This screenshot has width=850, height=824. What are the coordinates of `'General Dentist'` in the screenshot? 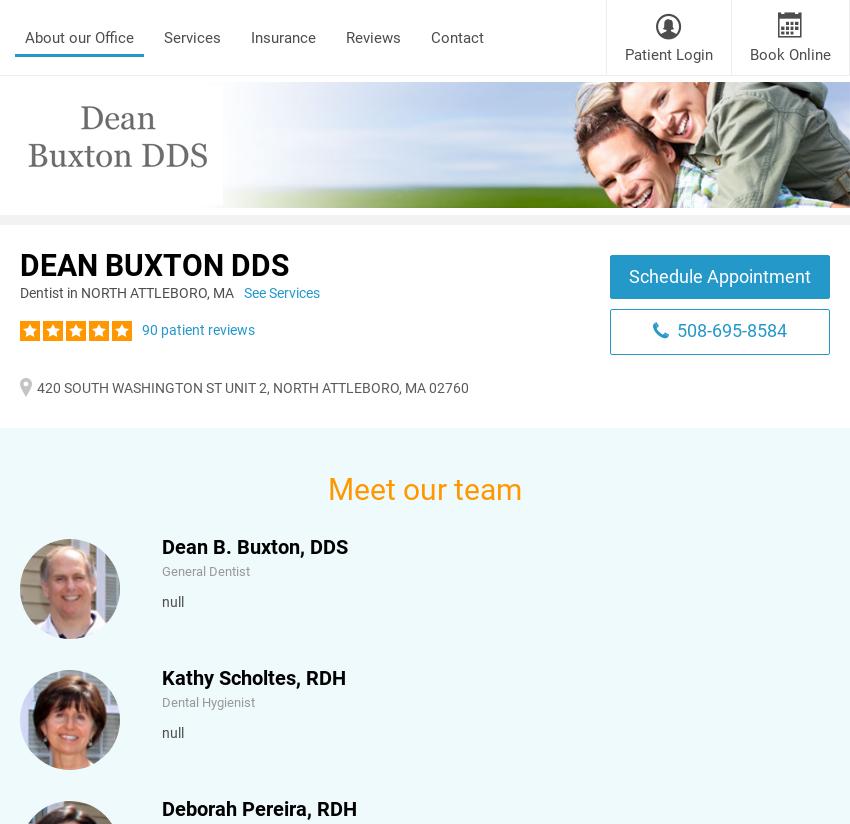 It's located at (205, 570).